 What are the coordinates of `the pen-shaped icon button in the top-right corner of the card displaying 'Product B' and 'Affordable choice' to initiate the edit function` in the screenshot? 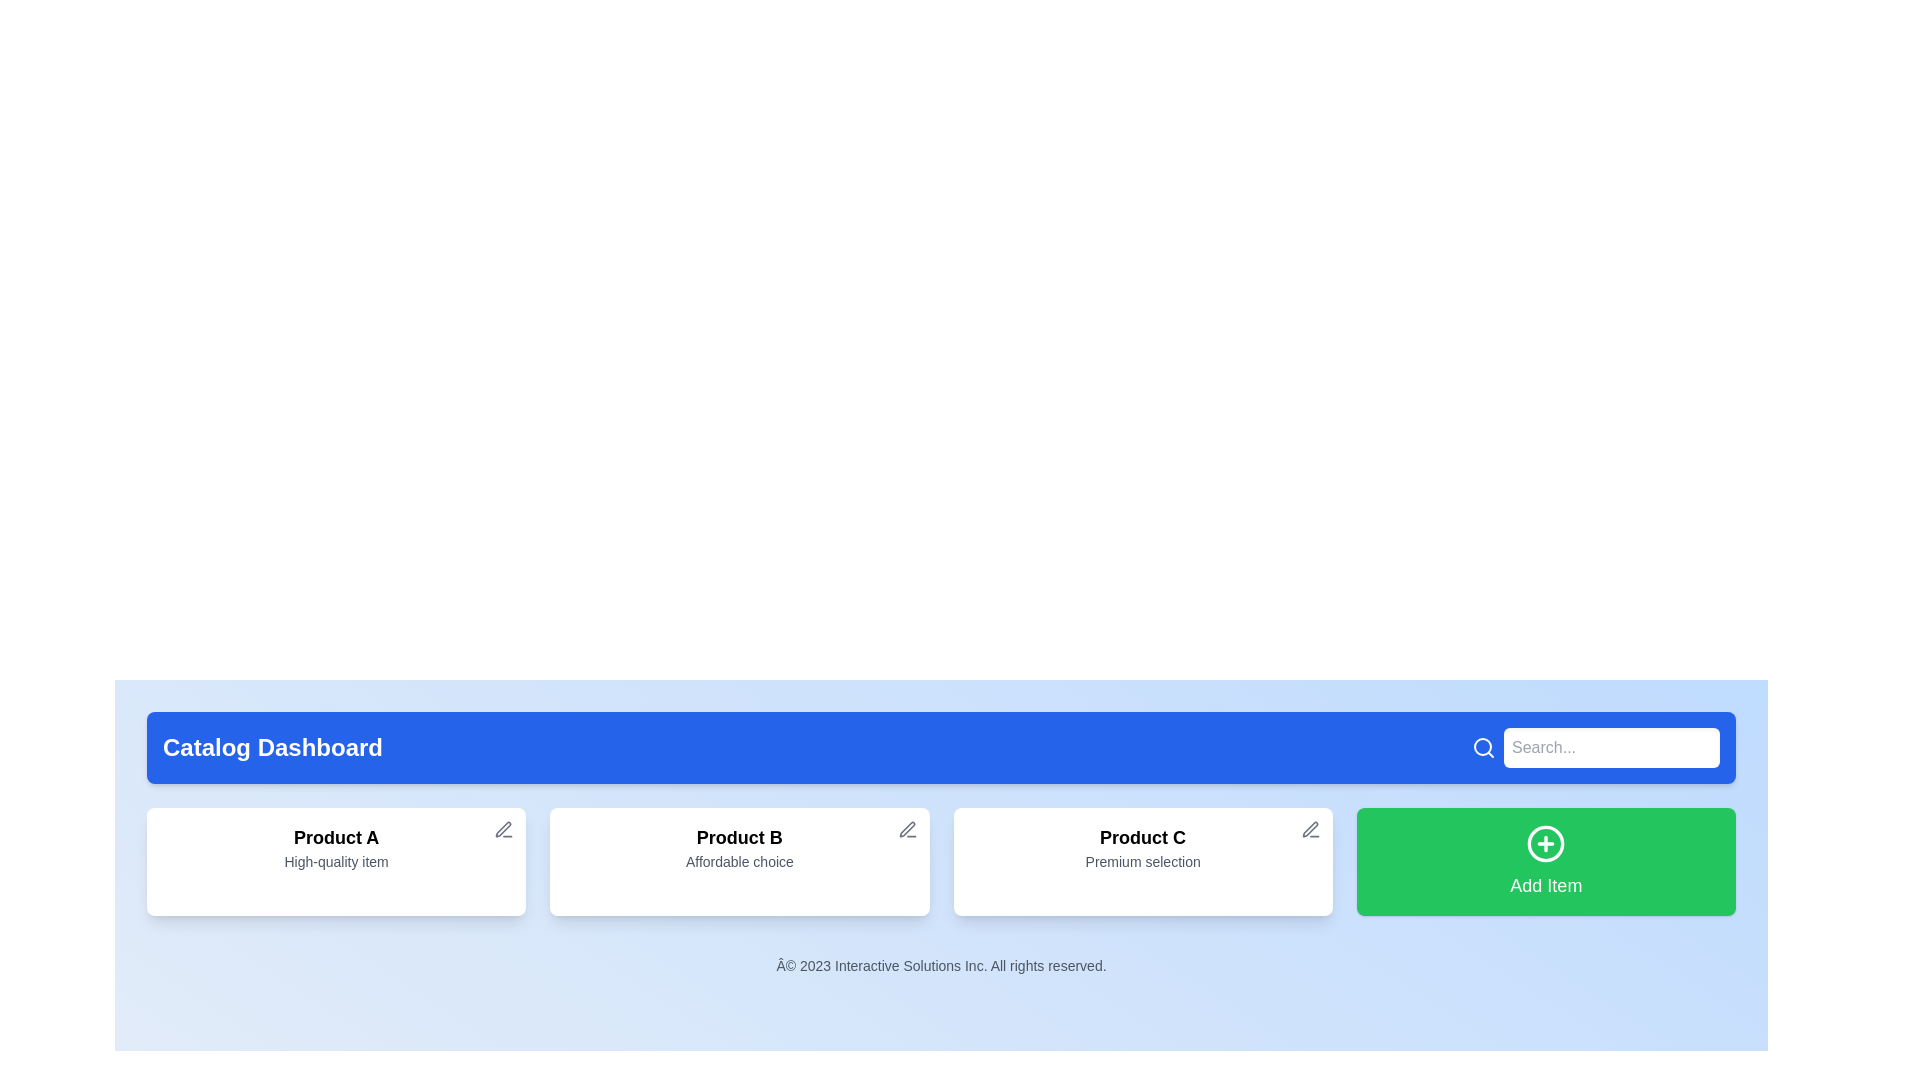 It's located at (906, 829).